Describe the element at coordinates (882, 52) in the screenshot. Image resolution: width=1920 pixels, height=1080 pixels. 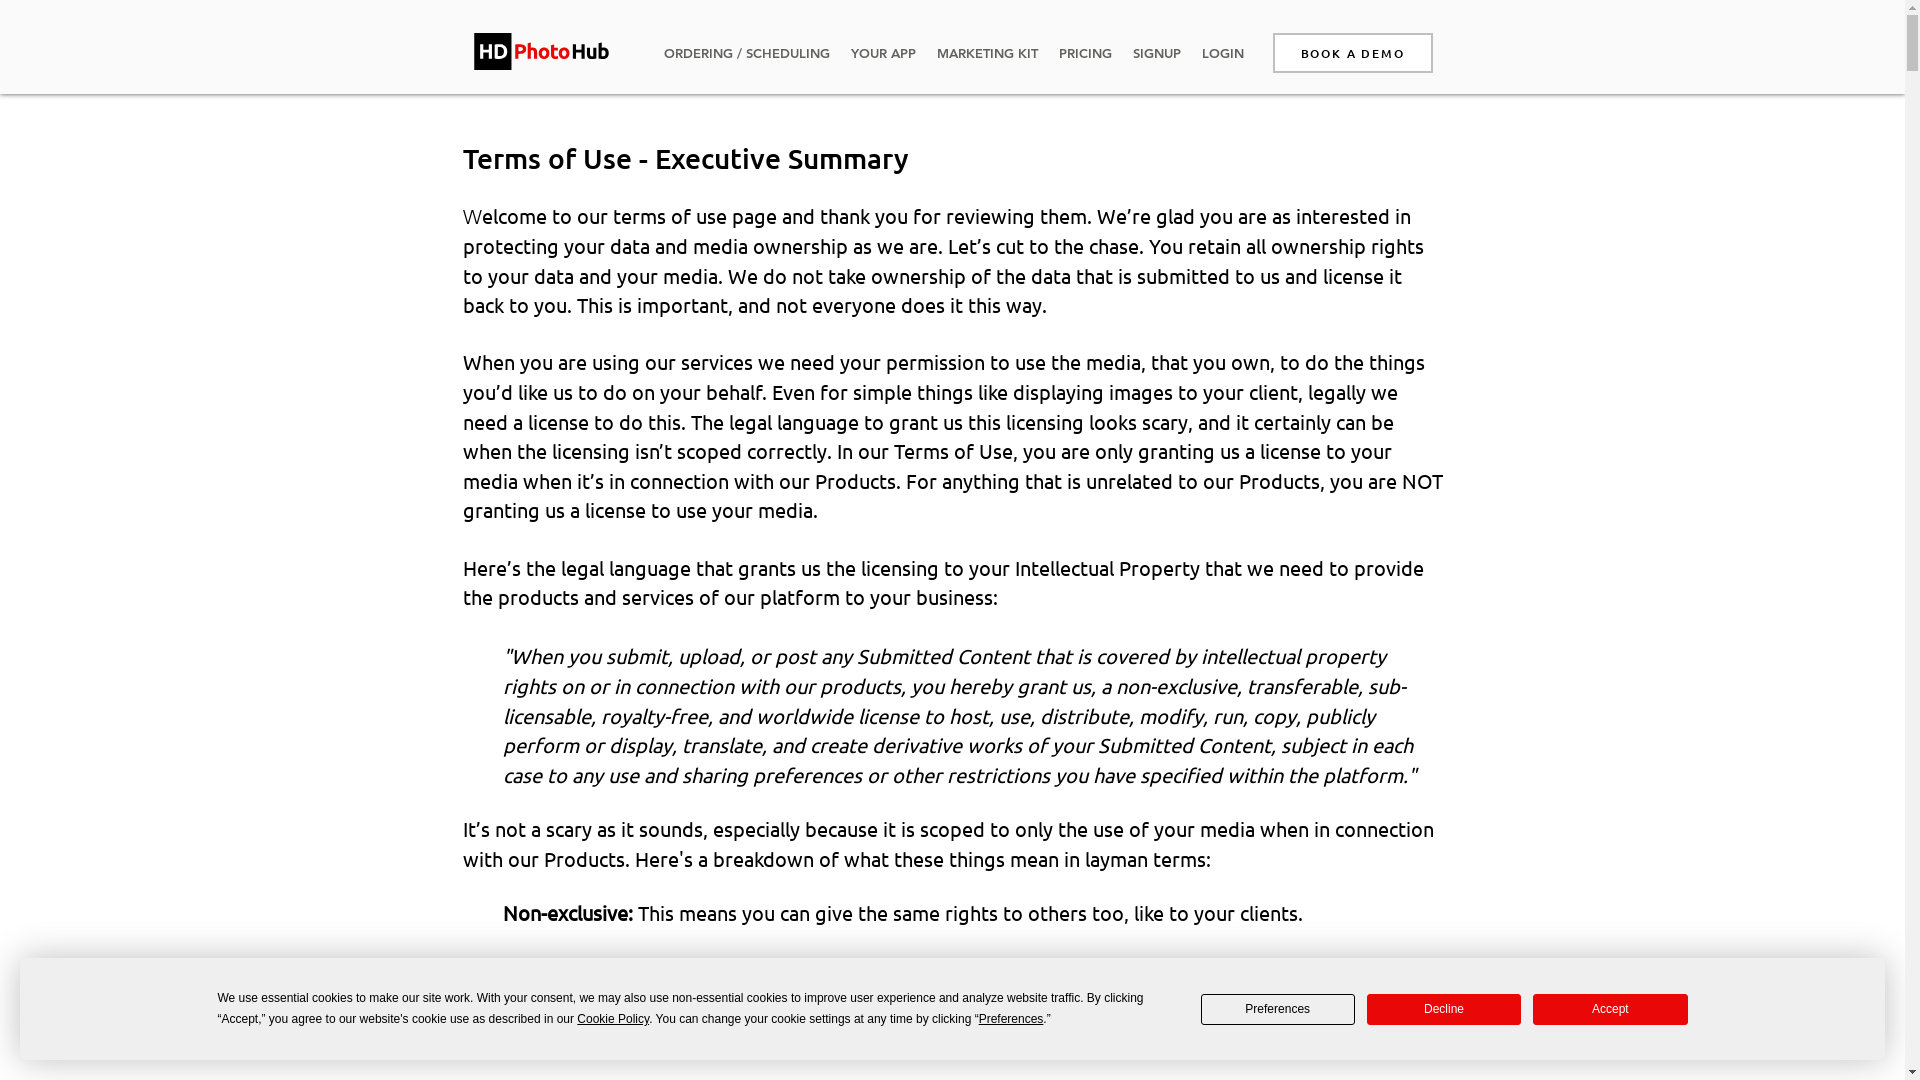
I see `'YOUR APP'` at that location.